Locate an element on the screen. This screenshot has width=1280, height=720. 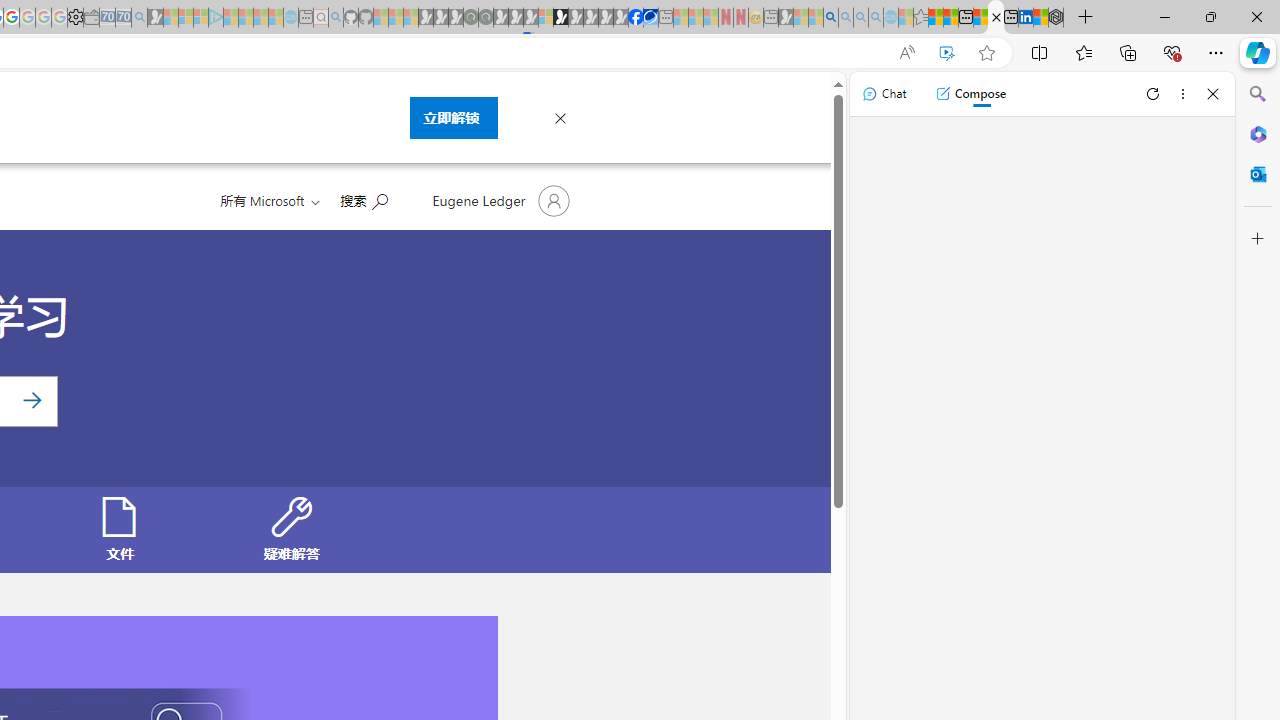
'Microsoft account | Privacy - Sleeping' is located at coordinates (201, 17).